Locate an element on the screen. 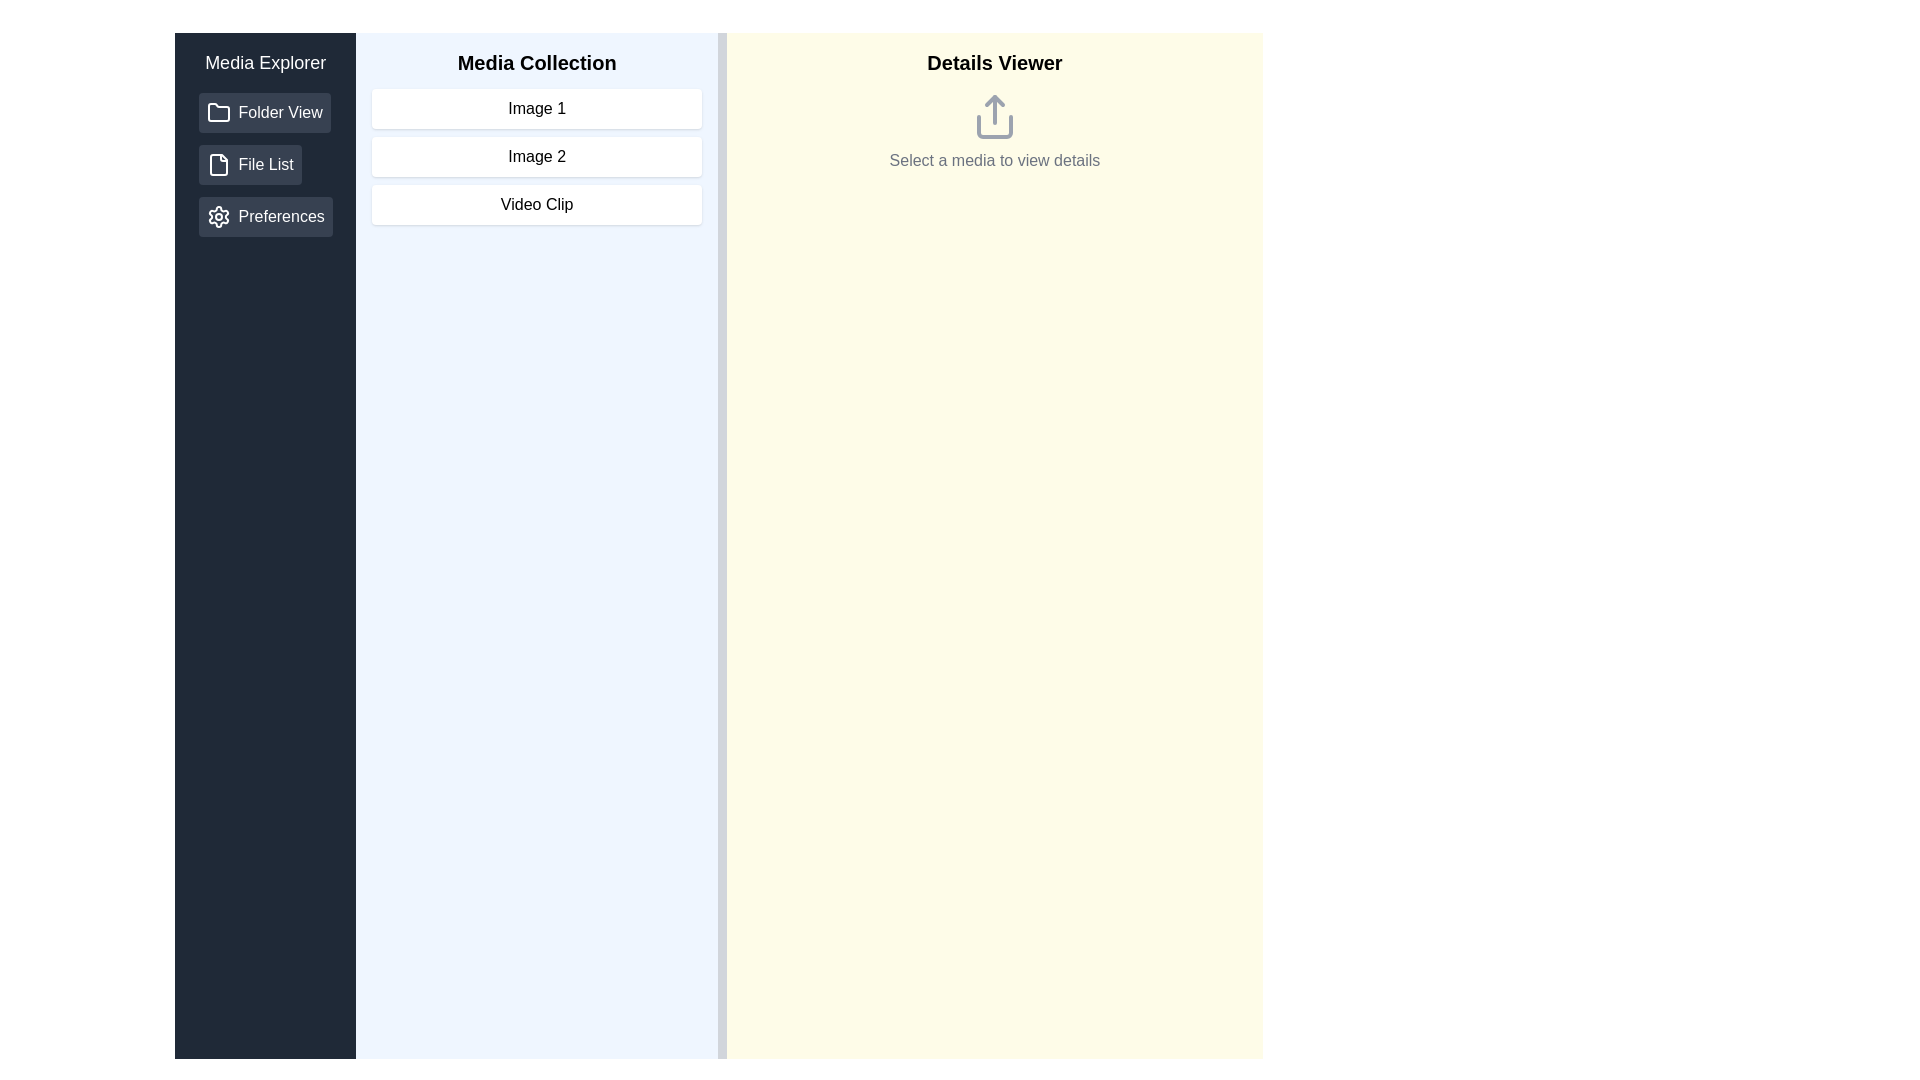  the 'File List' icon in the 'Media Explorer' sidebar menu is located at coordinates (218, 164).